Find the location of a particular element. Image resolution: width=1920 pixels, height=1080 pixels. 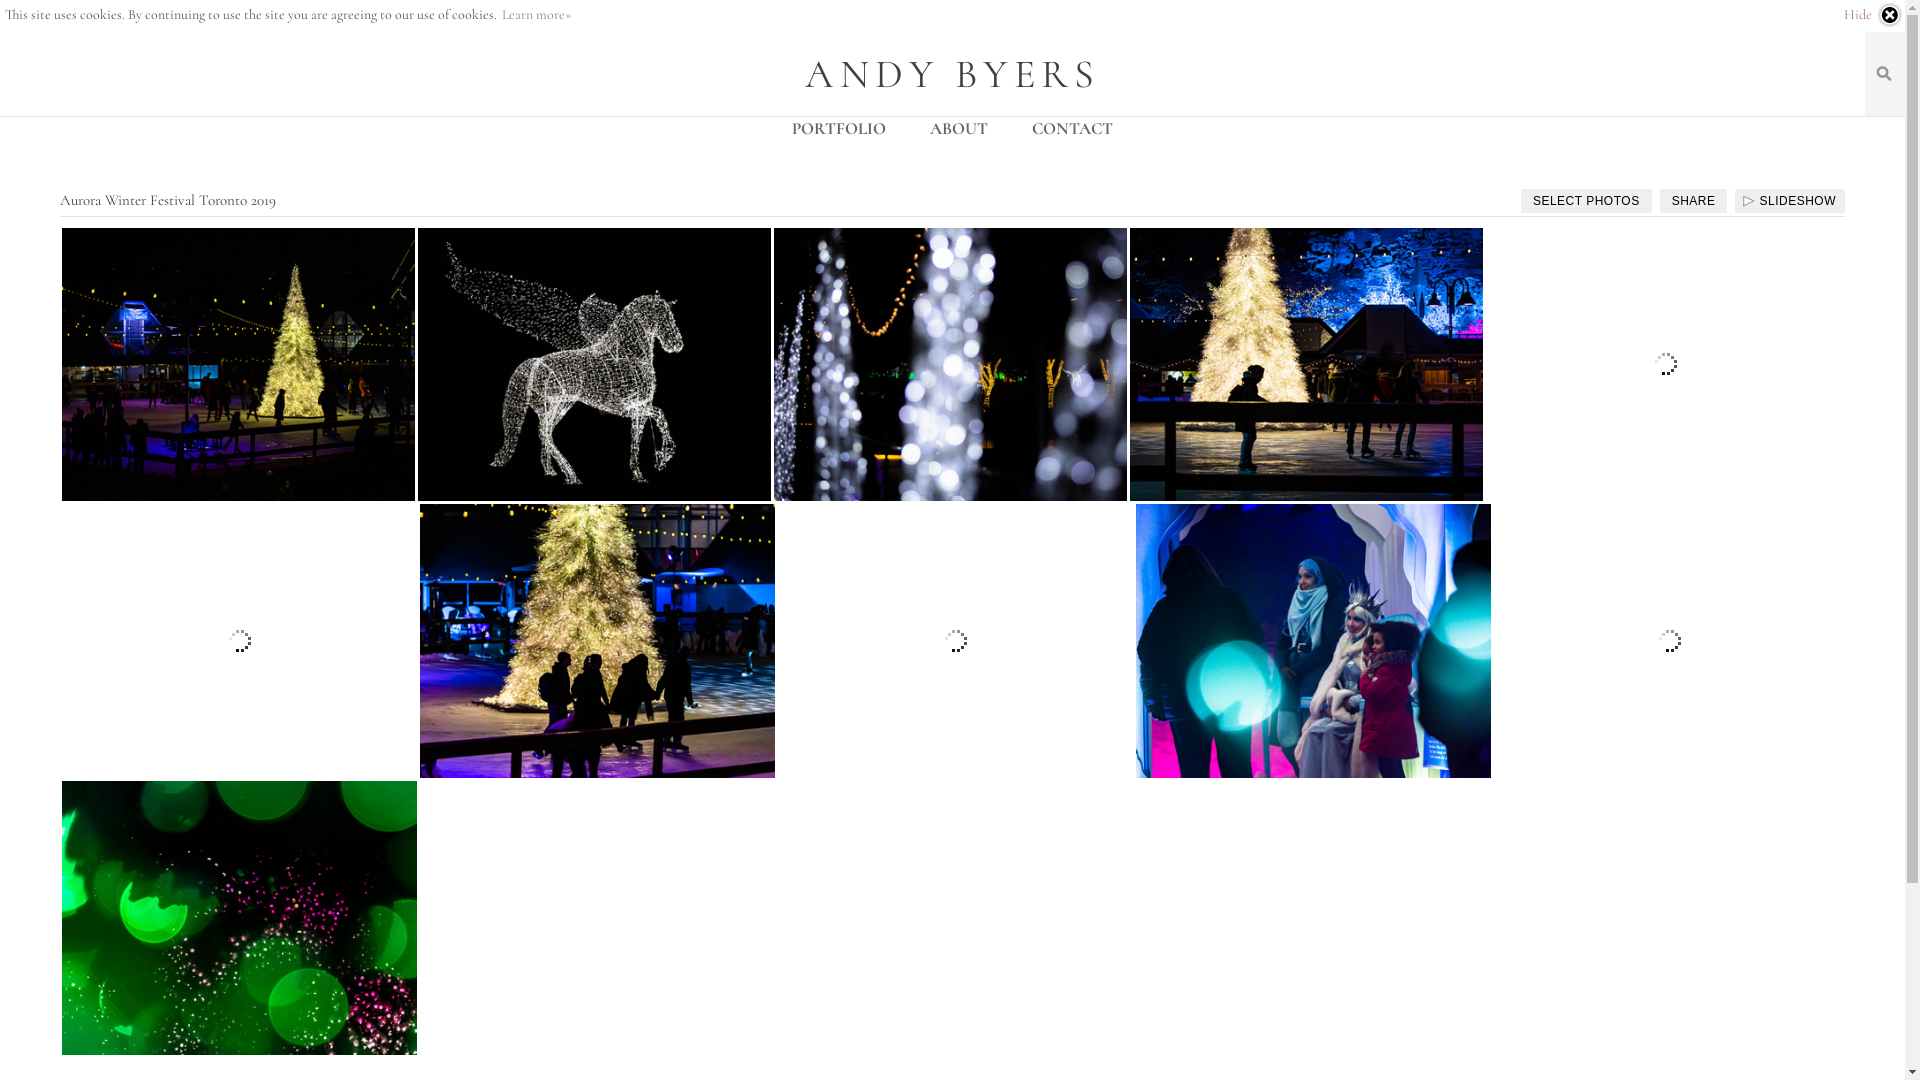

'ANDY BYERS' is located at coordinates (951, 72).